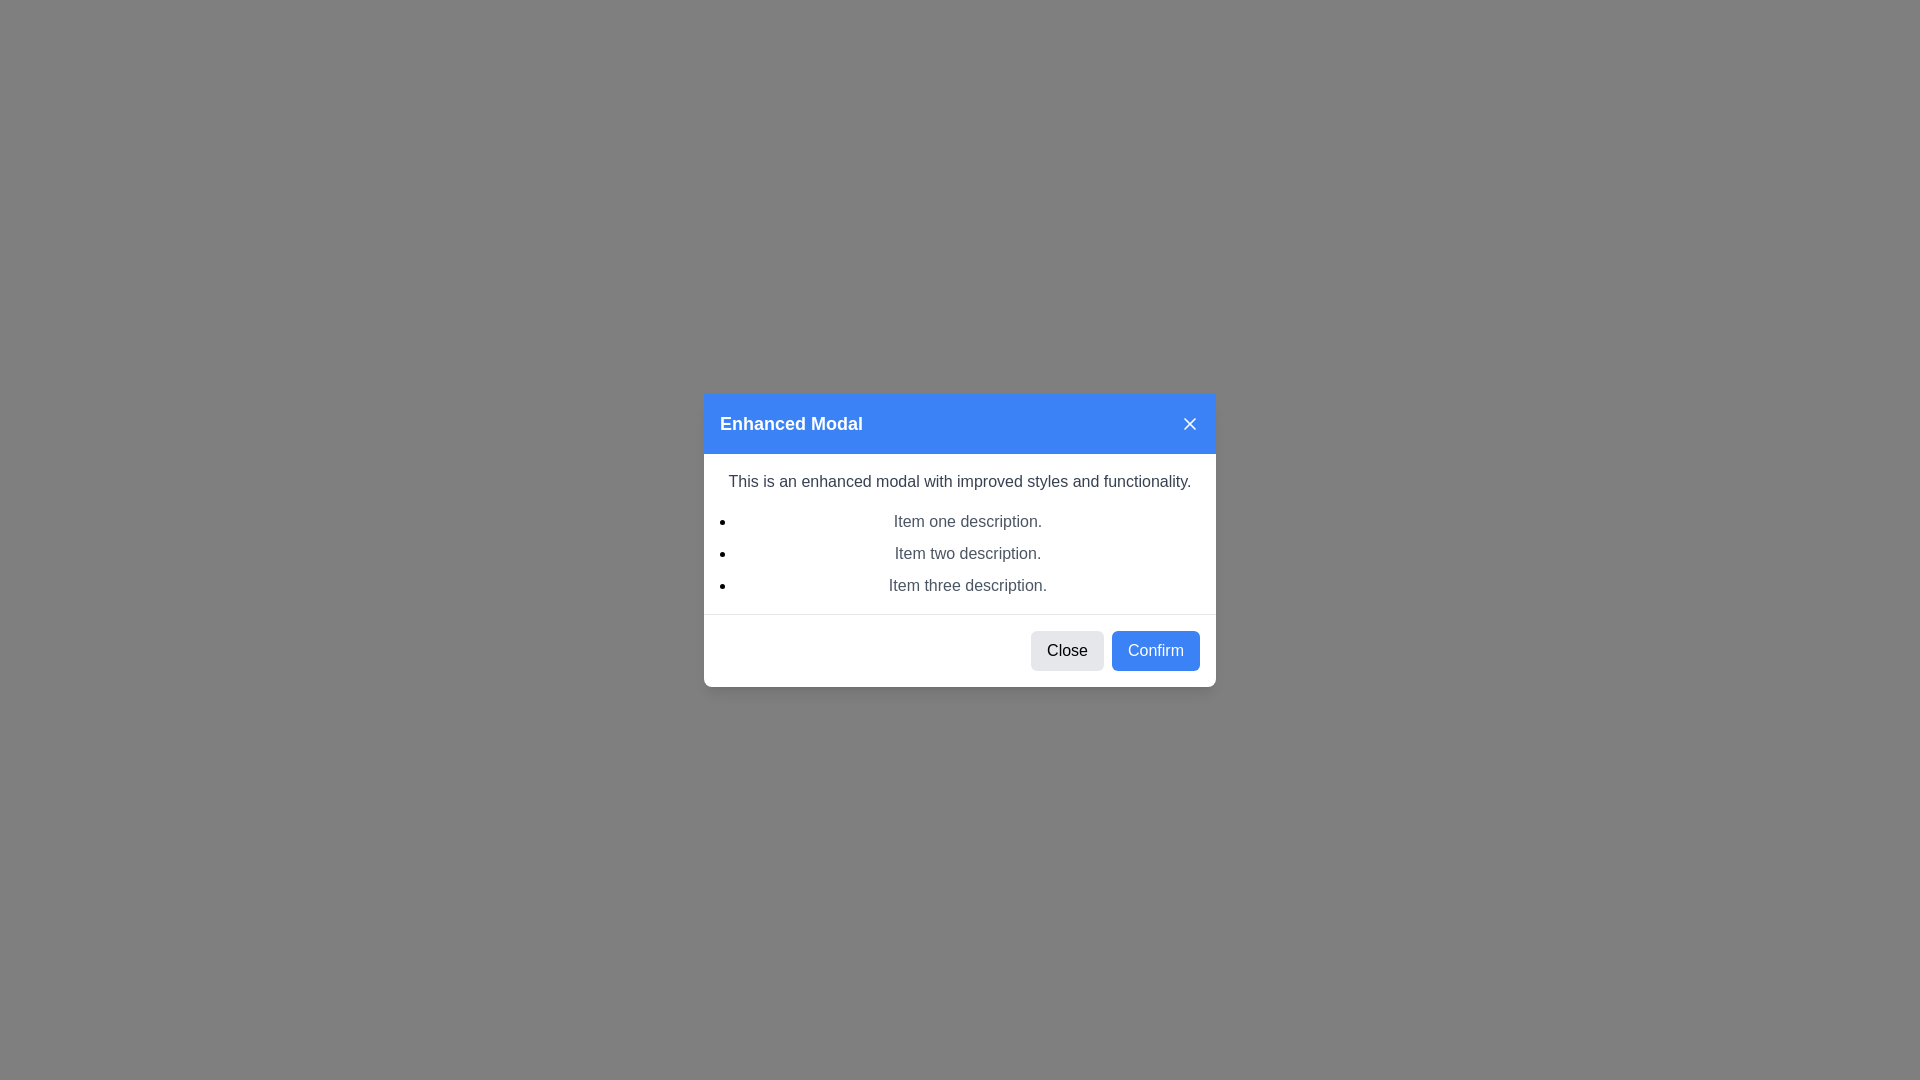 The width and height of the screenshot is (1920, 1080). What do you see at coordinates (960, 650) in the screenshot?
I see `the action bar at the bottom of the modal dialog to interact with the buttons for closing or confirming an action` at bounding box center [960, 650].